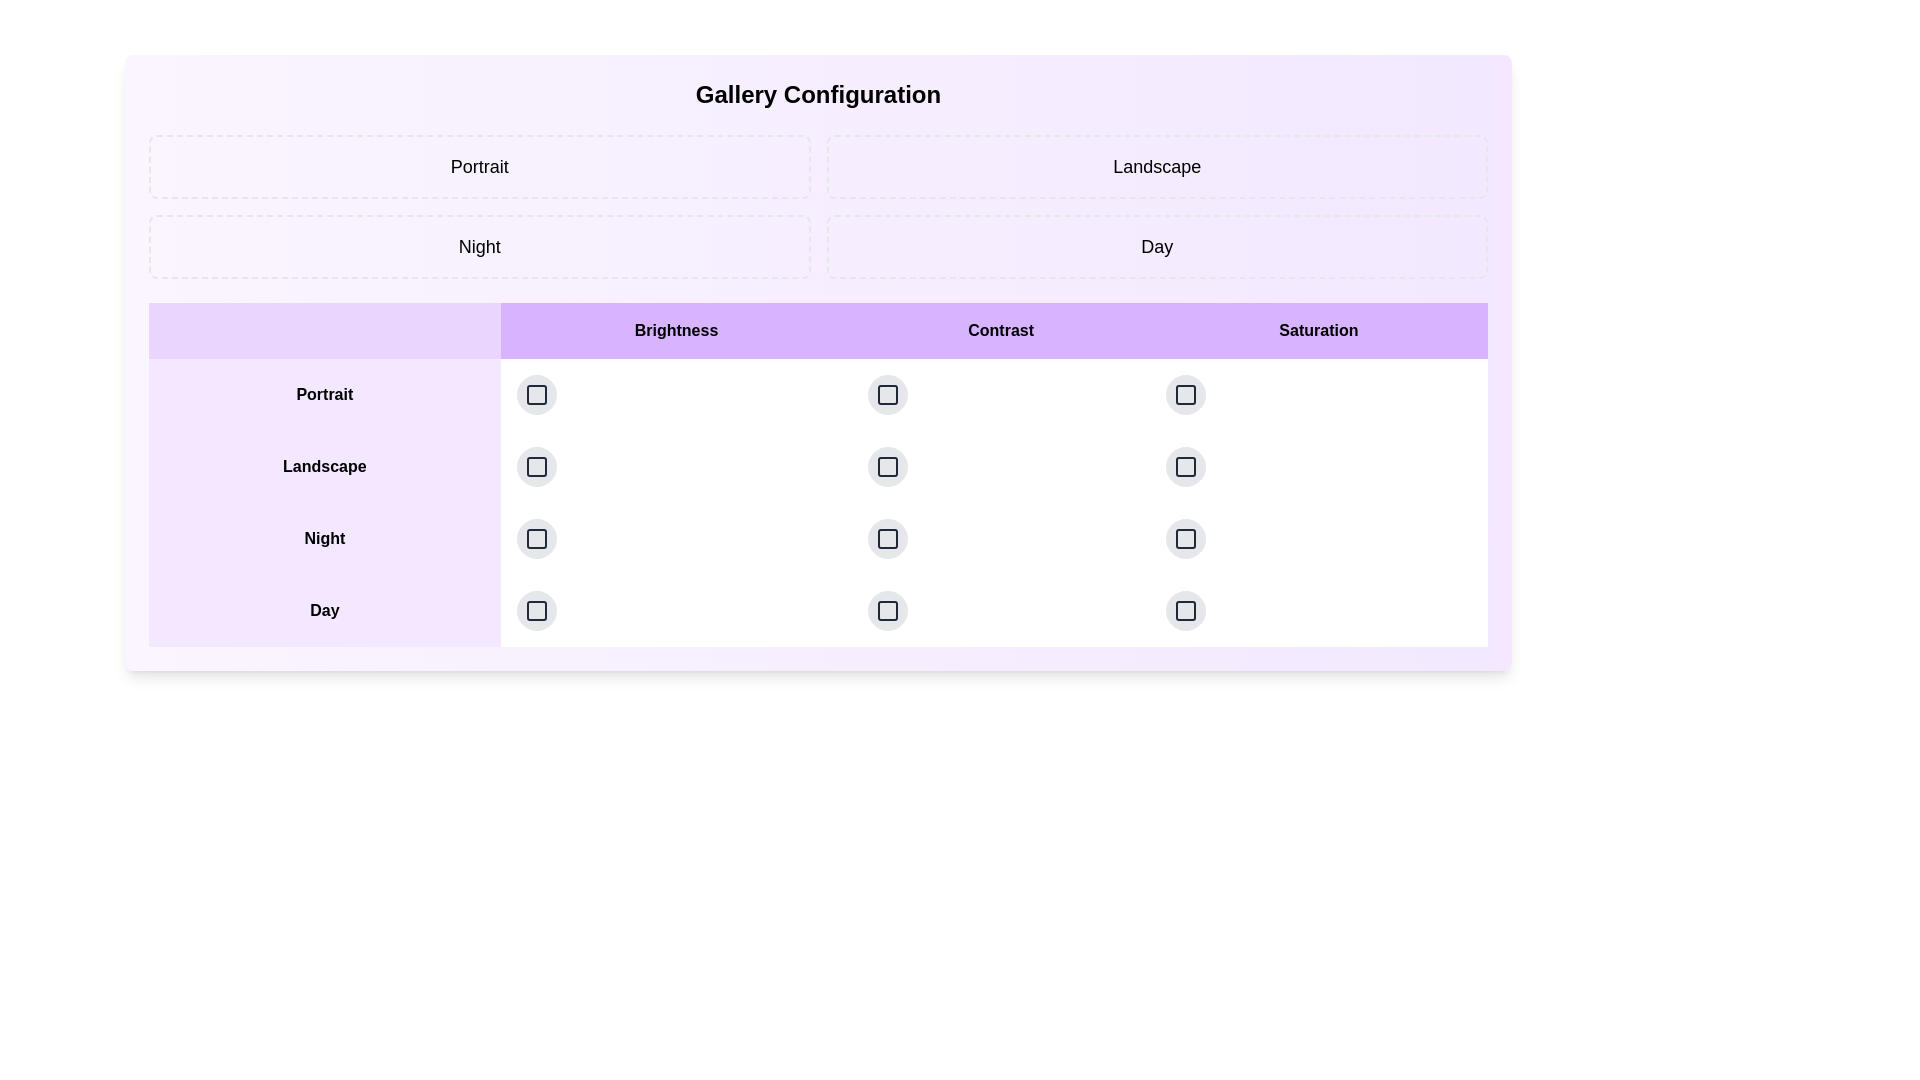 The width and height of the screenshot is (1920, 1080). I want to click on the Interactive Icon for the 'Night' configuration under the 'Contrast' category, so click(887, 538).